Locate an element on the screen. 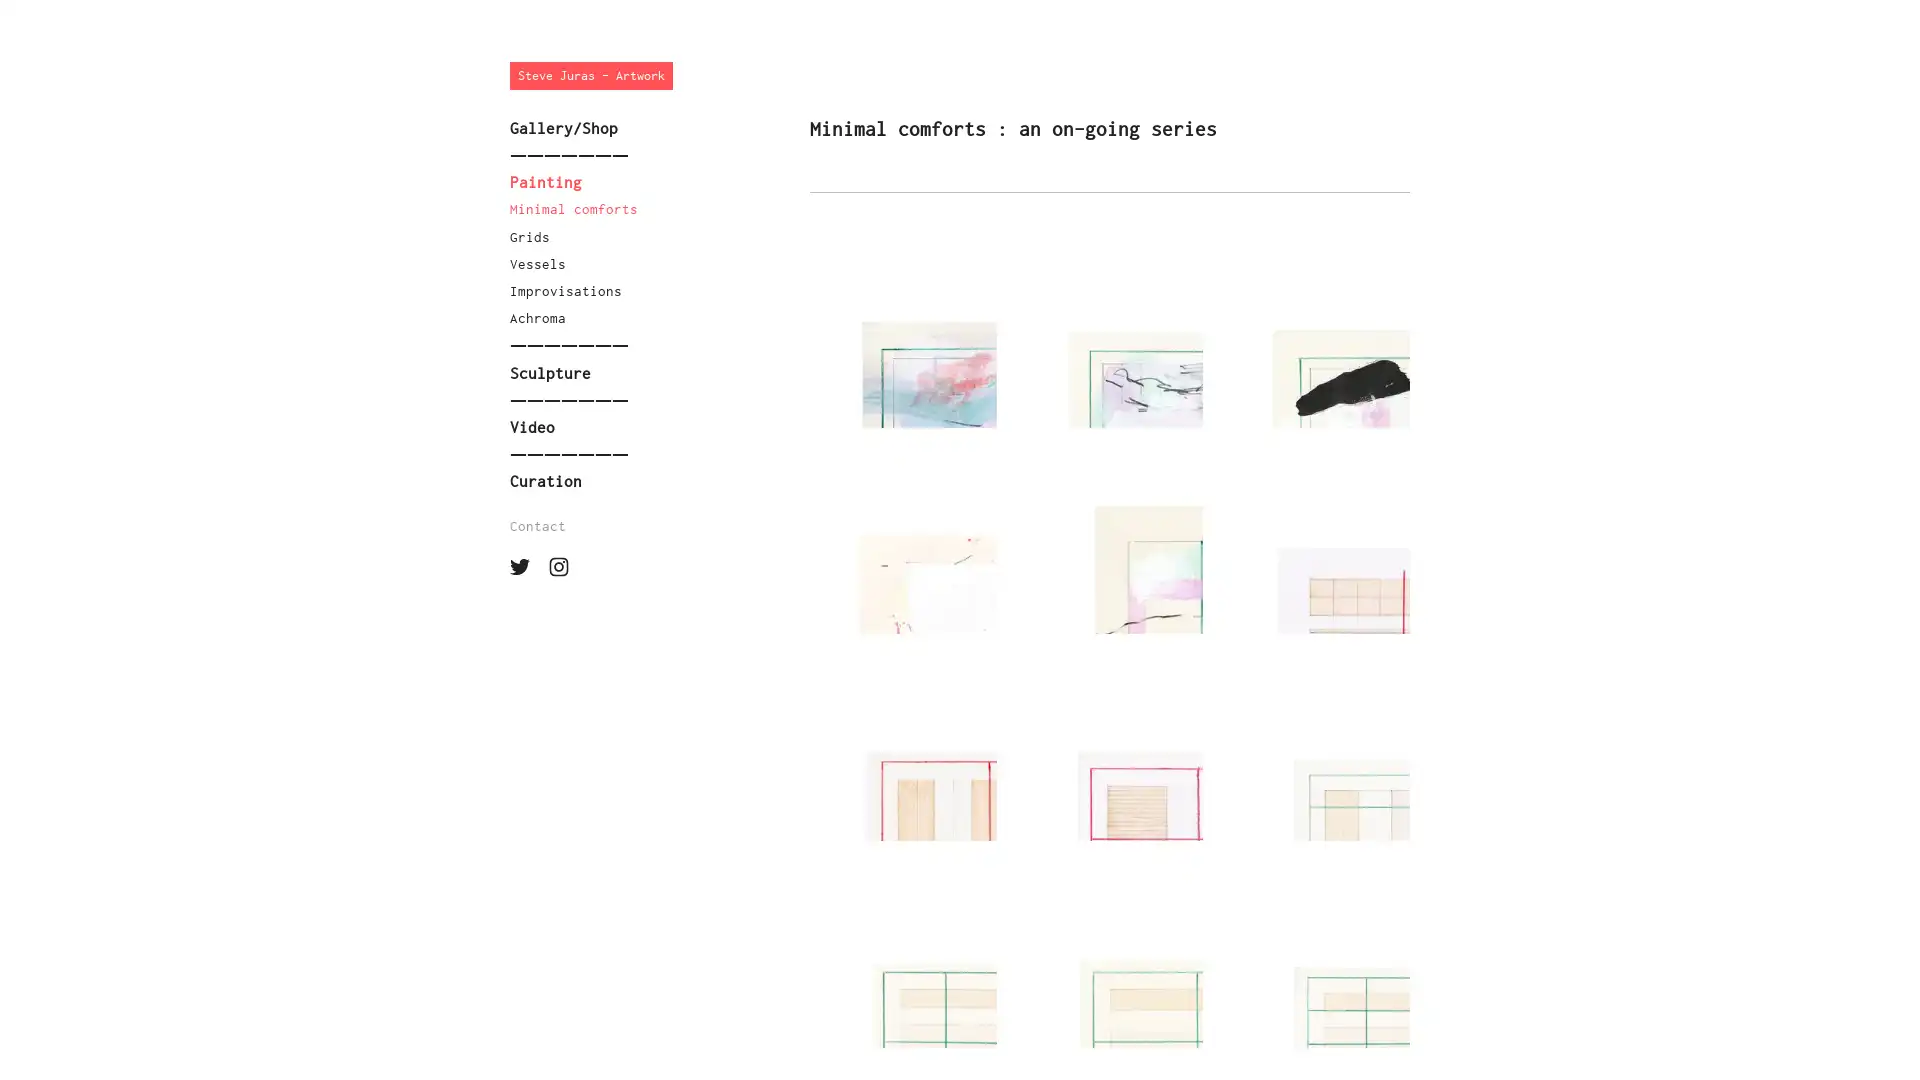 The image size is (1920, 1080). View fullsize Gut feeling (03) is located at coordinates (1315, 350).